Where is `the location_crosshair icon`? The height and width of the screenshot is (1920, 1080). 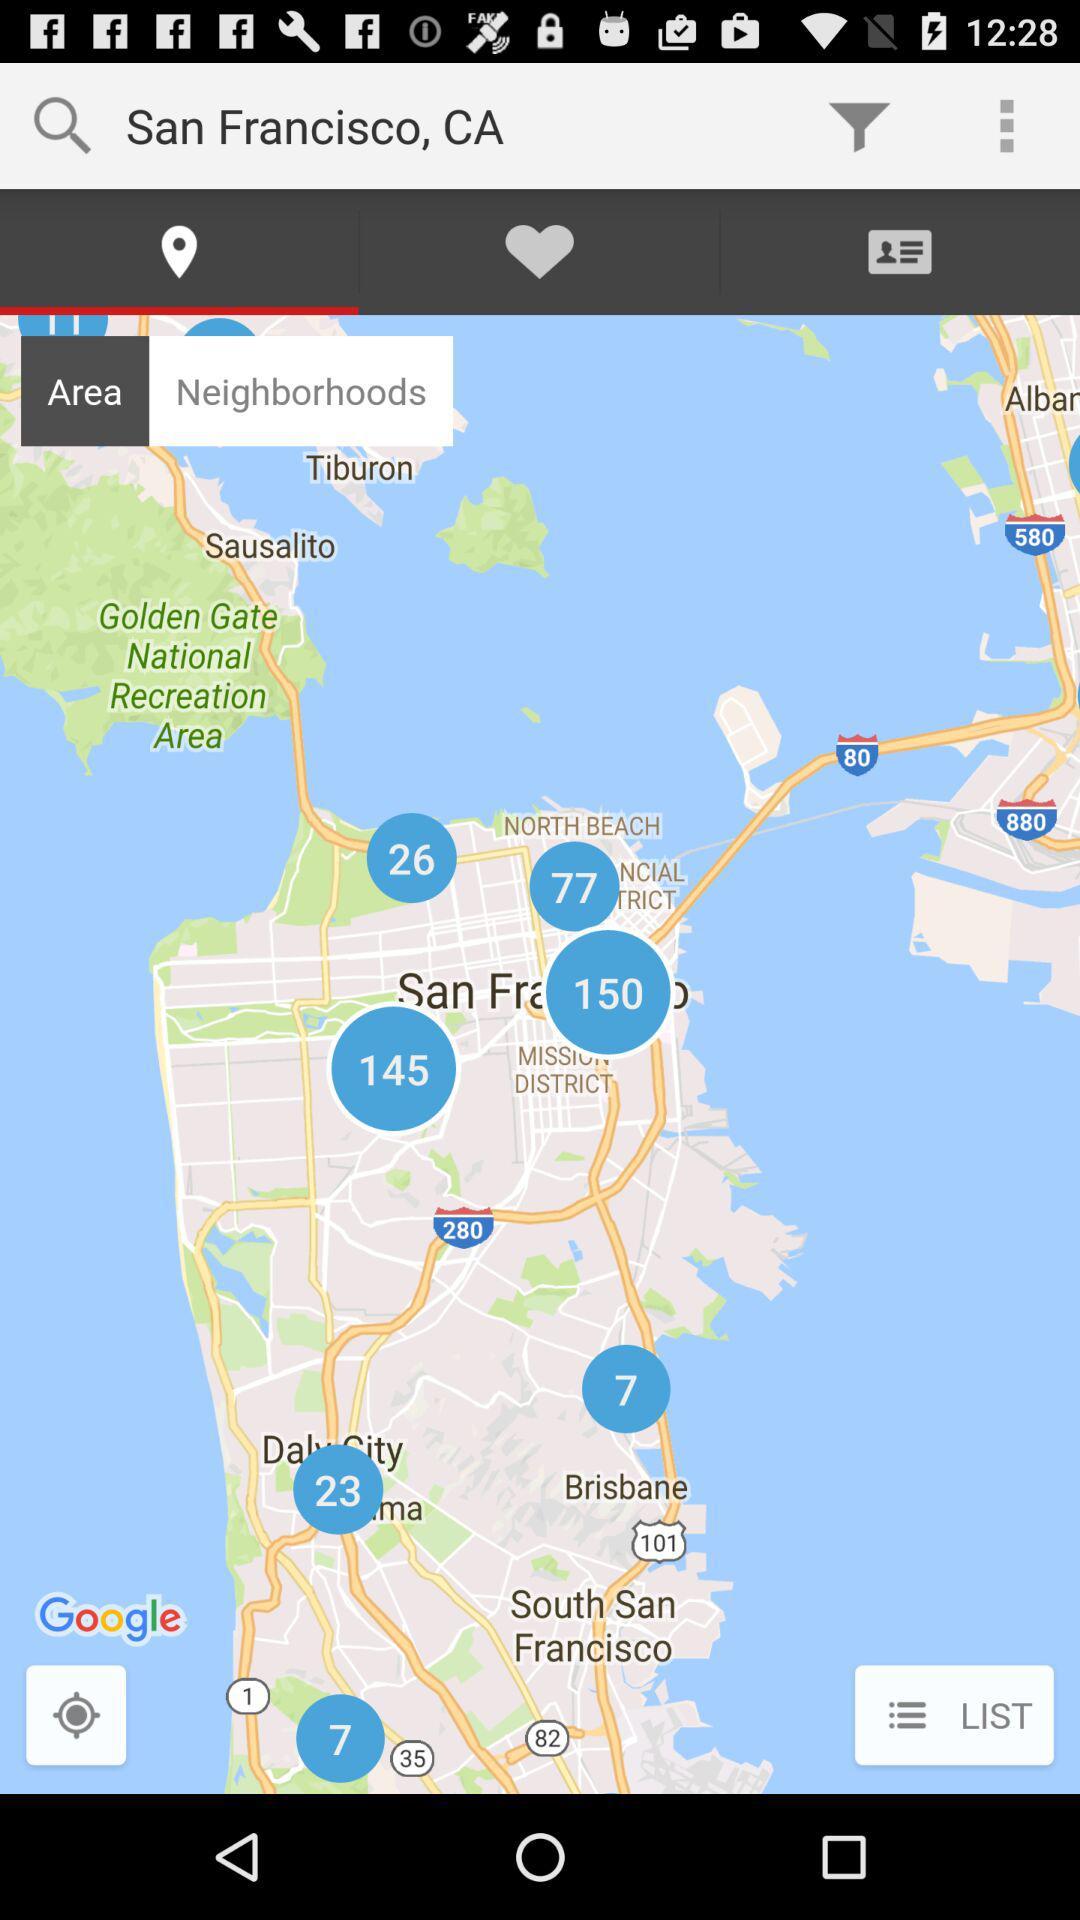 the location_crosshair icon is located at coordinates (75, 1838).